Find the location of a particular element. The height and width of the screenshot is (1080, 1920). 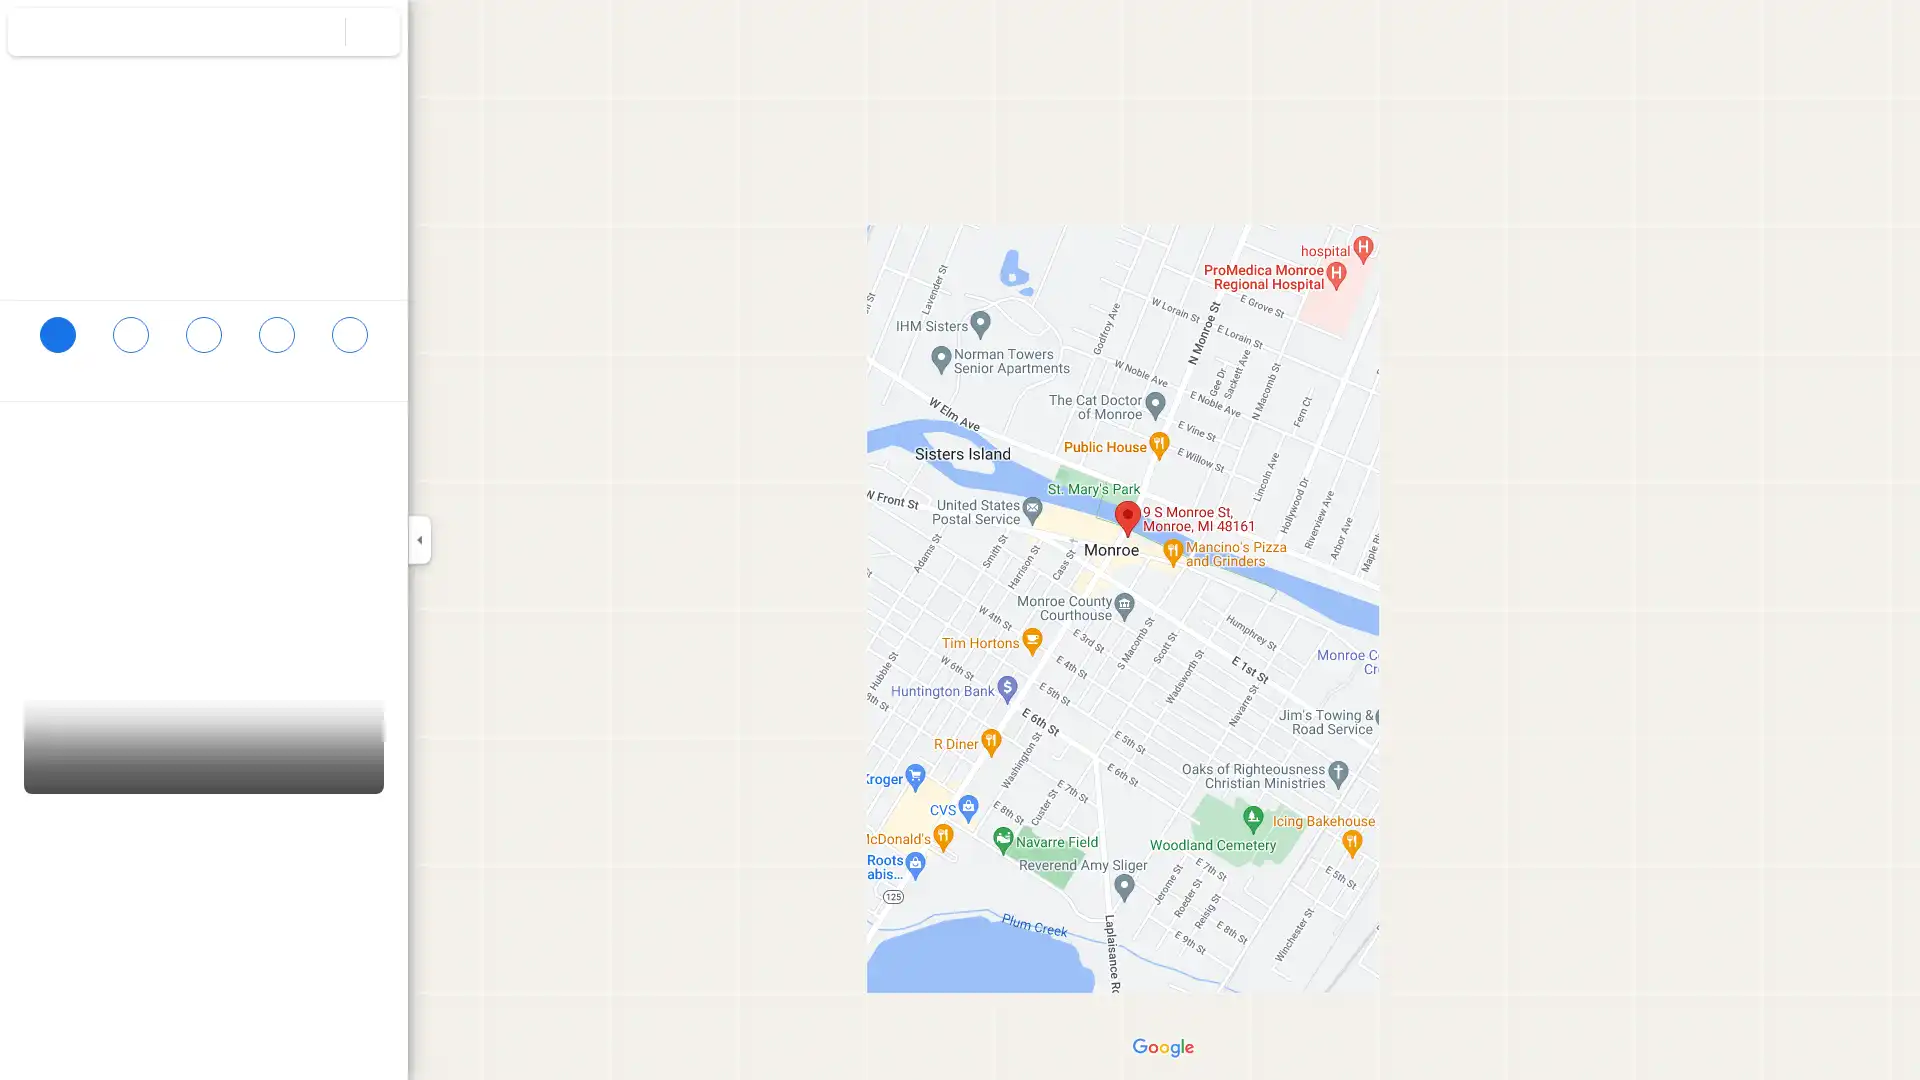

Street View is located at coordinates (204, 733).